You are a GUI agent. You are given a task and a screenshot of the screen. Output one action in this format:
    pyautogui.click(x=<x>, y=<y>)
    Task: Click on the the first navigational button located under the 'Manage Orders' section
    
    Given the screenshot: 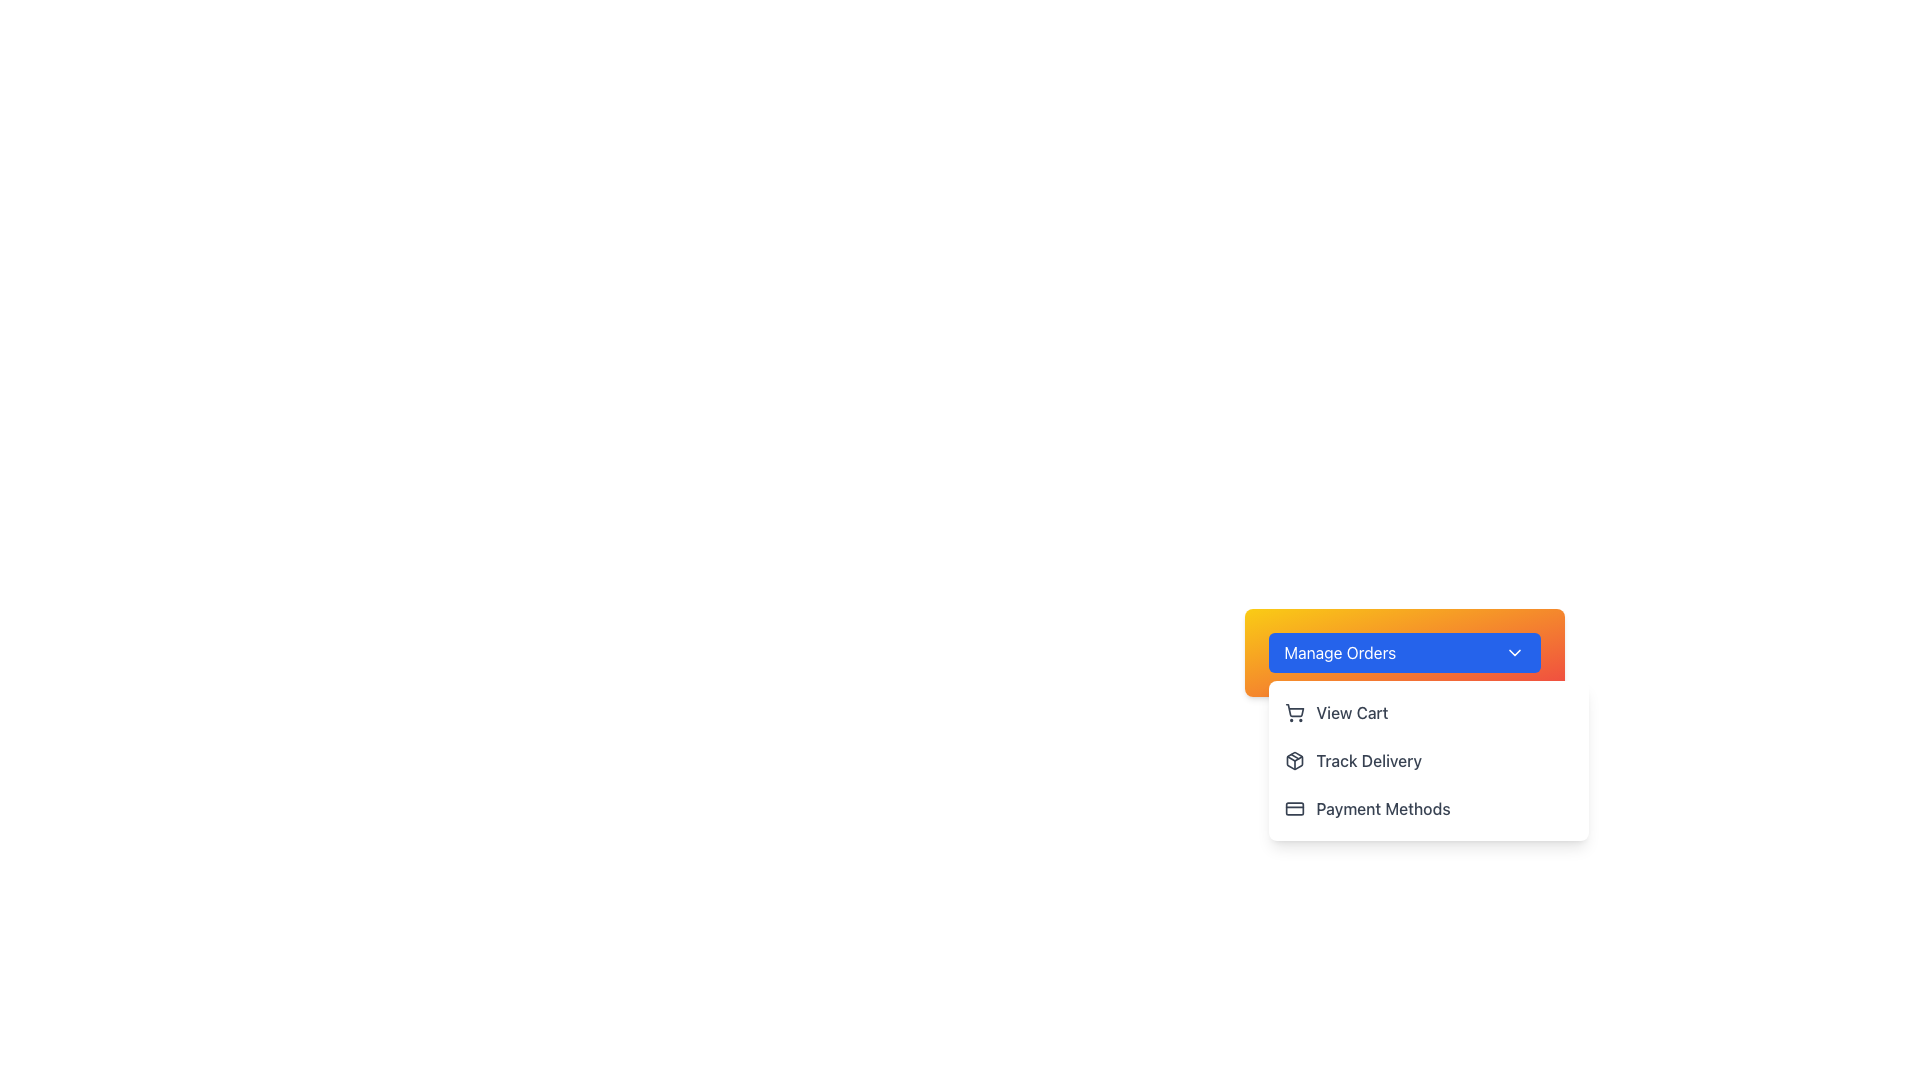 What is the action you would take?
    pyautogui.click(x=1427, y=712)
    